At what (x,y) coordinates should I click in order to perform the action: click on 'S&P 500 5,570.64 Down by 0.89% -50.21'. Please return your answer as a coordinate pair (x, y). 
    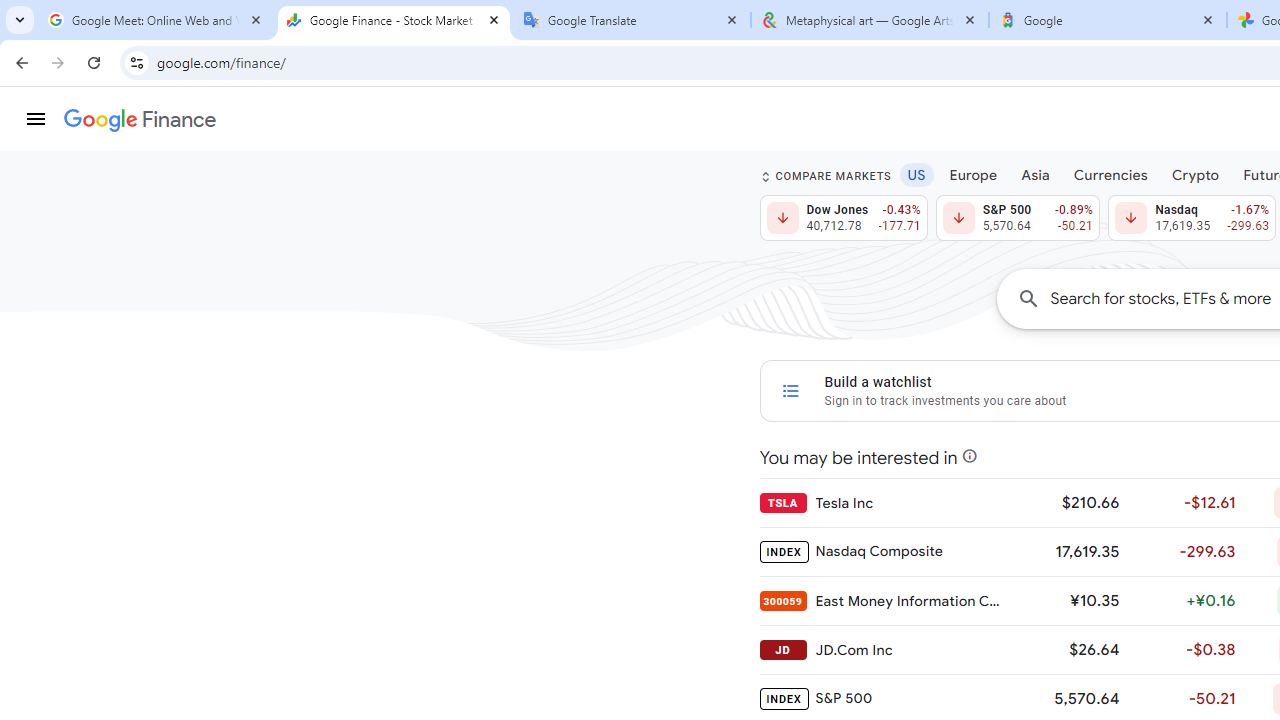
    Looking at the image, I should click on (1017, 218).